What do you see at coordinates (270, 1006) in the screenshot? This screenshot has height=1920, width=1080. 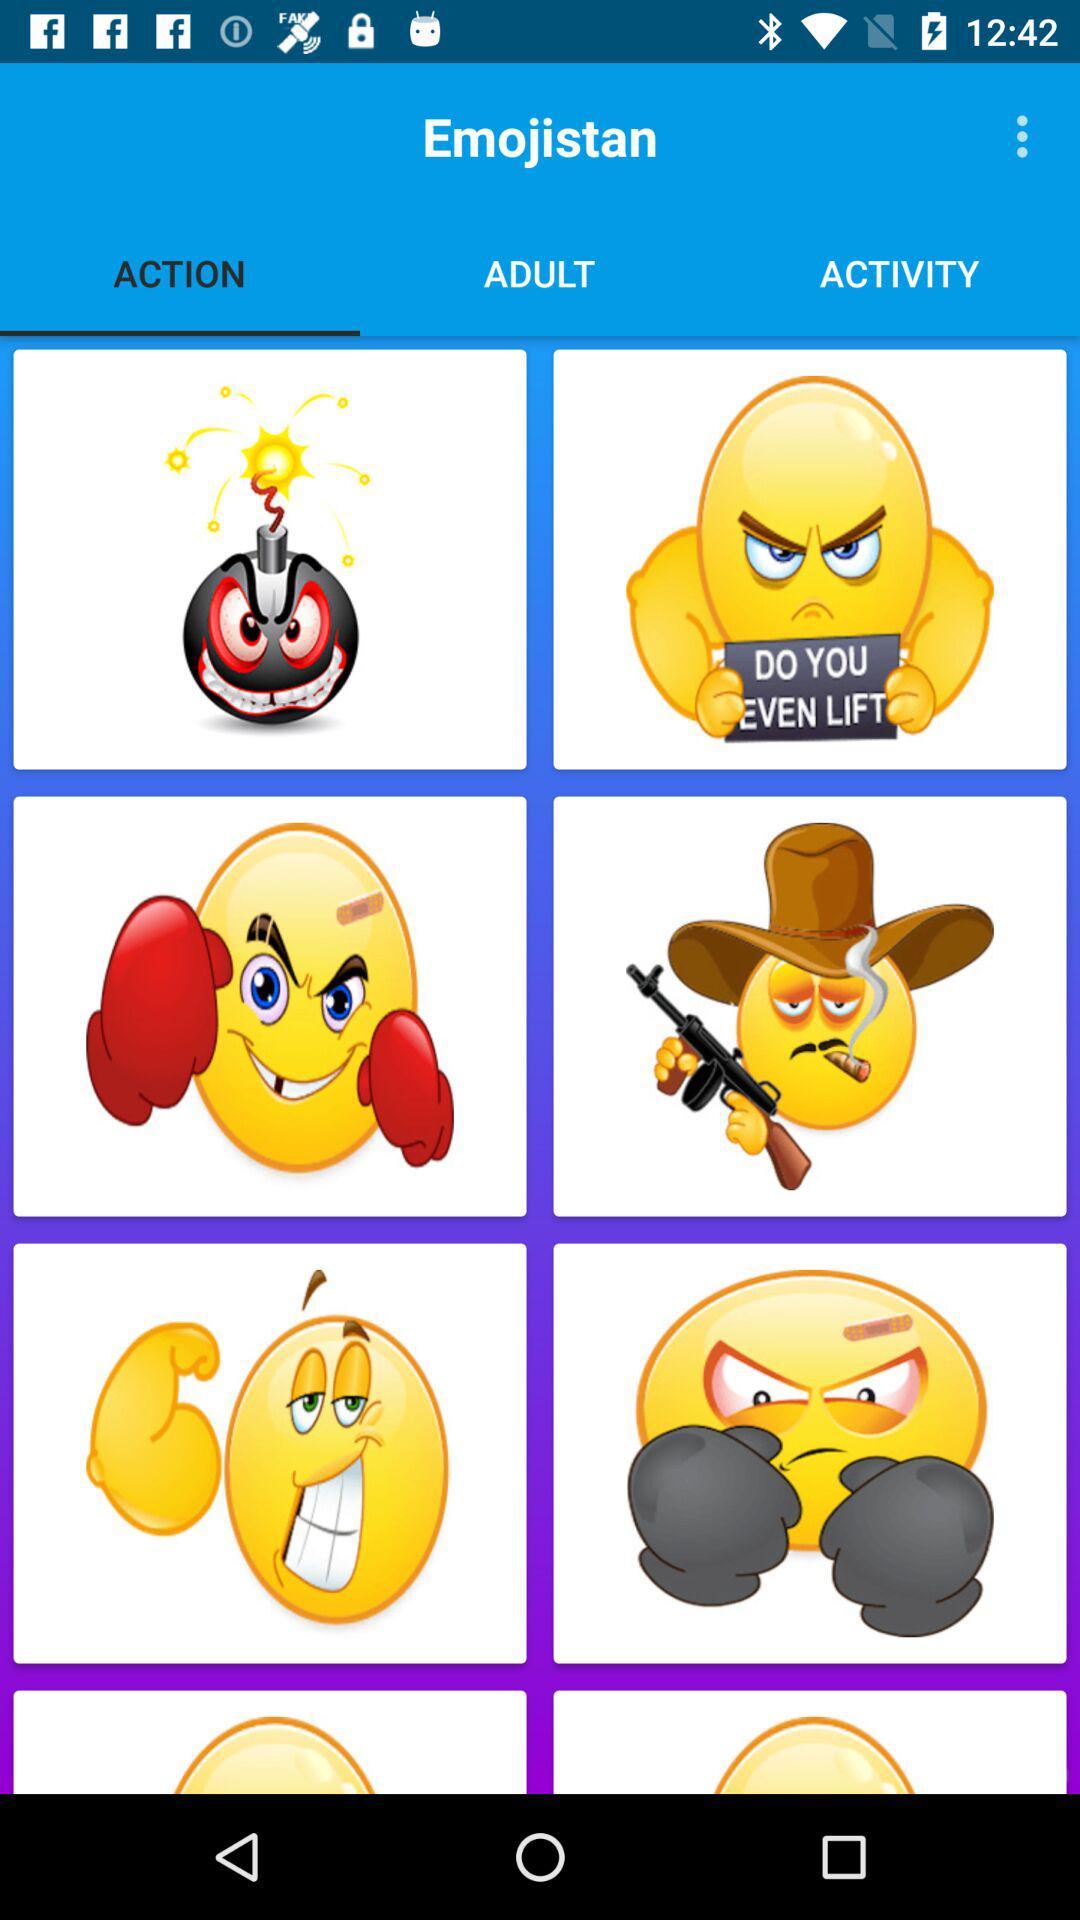 I see `the second image in the first column` at bounding box center [270, 1006].